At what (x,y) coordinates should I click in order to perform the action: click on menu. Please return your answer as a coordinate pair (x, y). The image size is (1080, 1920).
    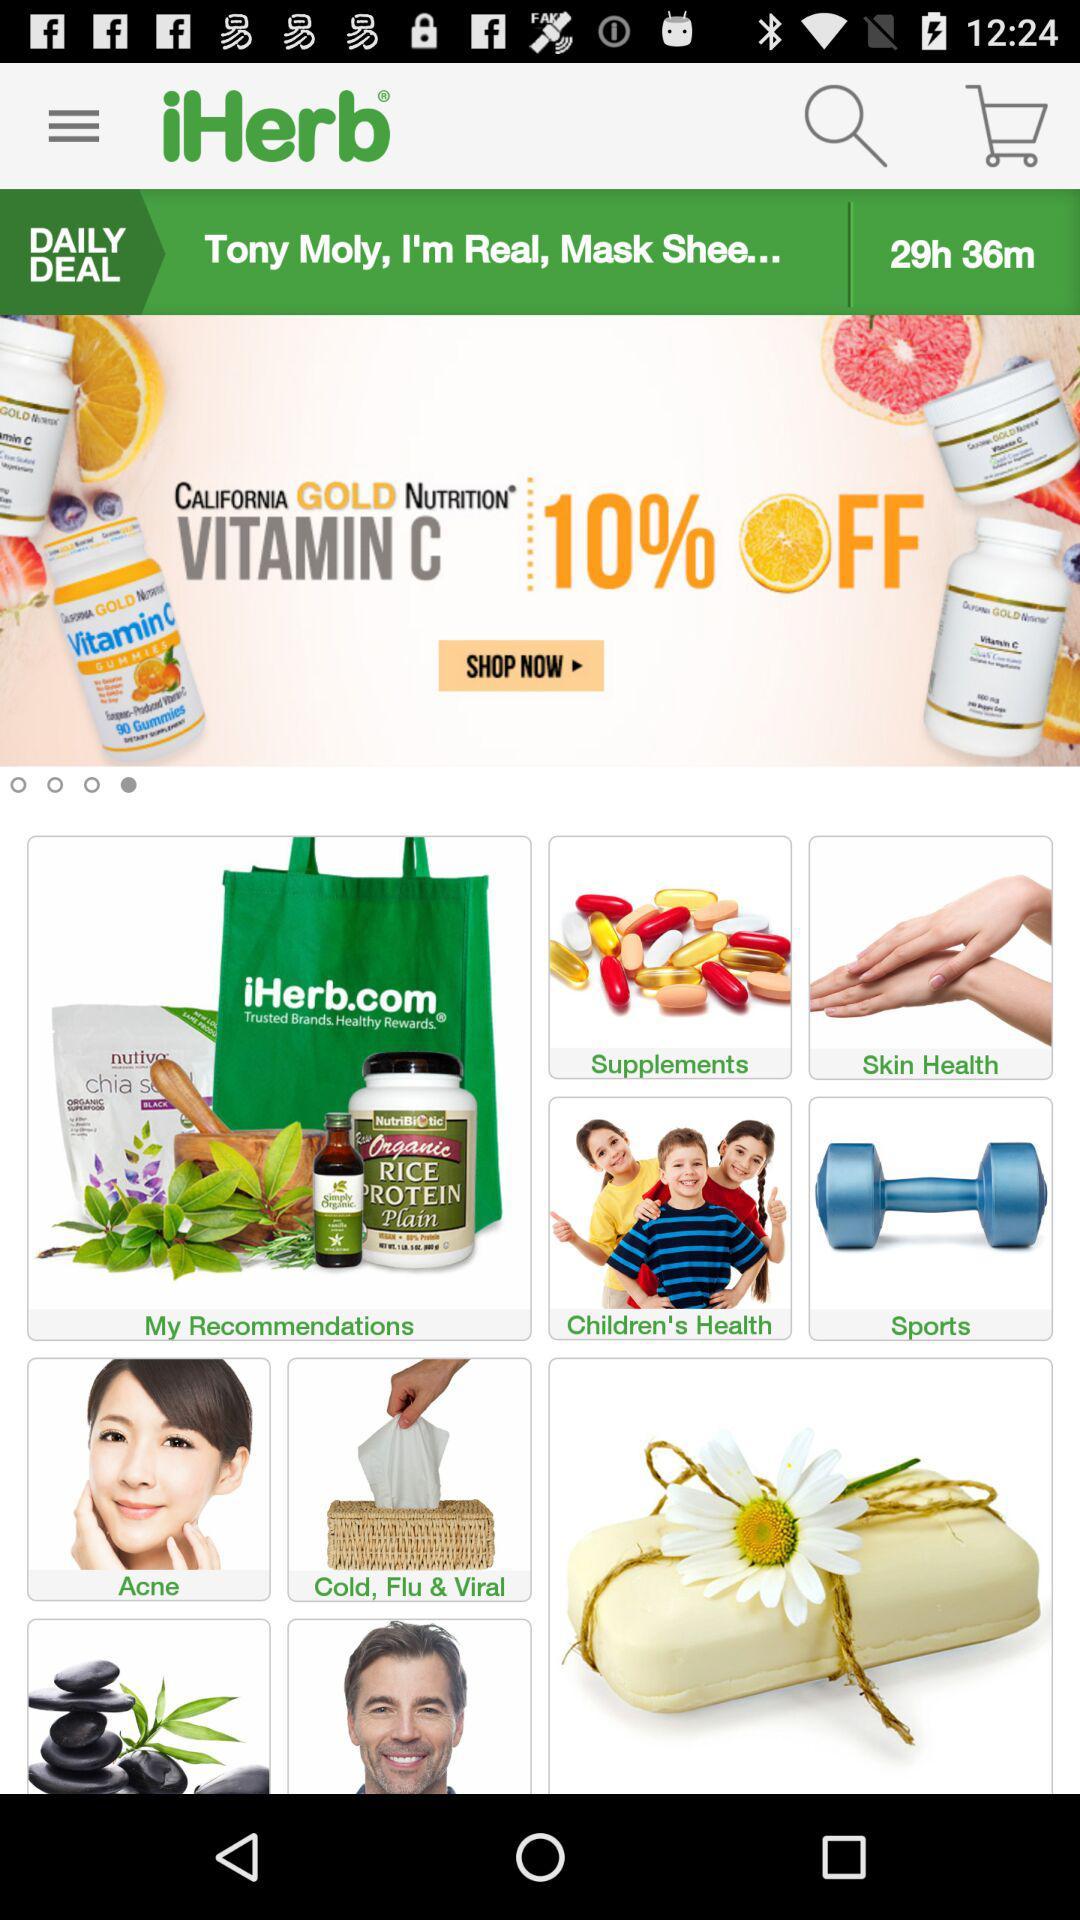
    Looking at the image, I should click on (72, 124).